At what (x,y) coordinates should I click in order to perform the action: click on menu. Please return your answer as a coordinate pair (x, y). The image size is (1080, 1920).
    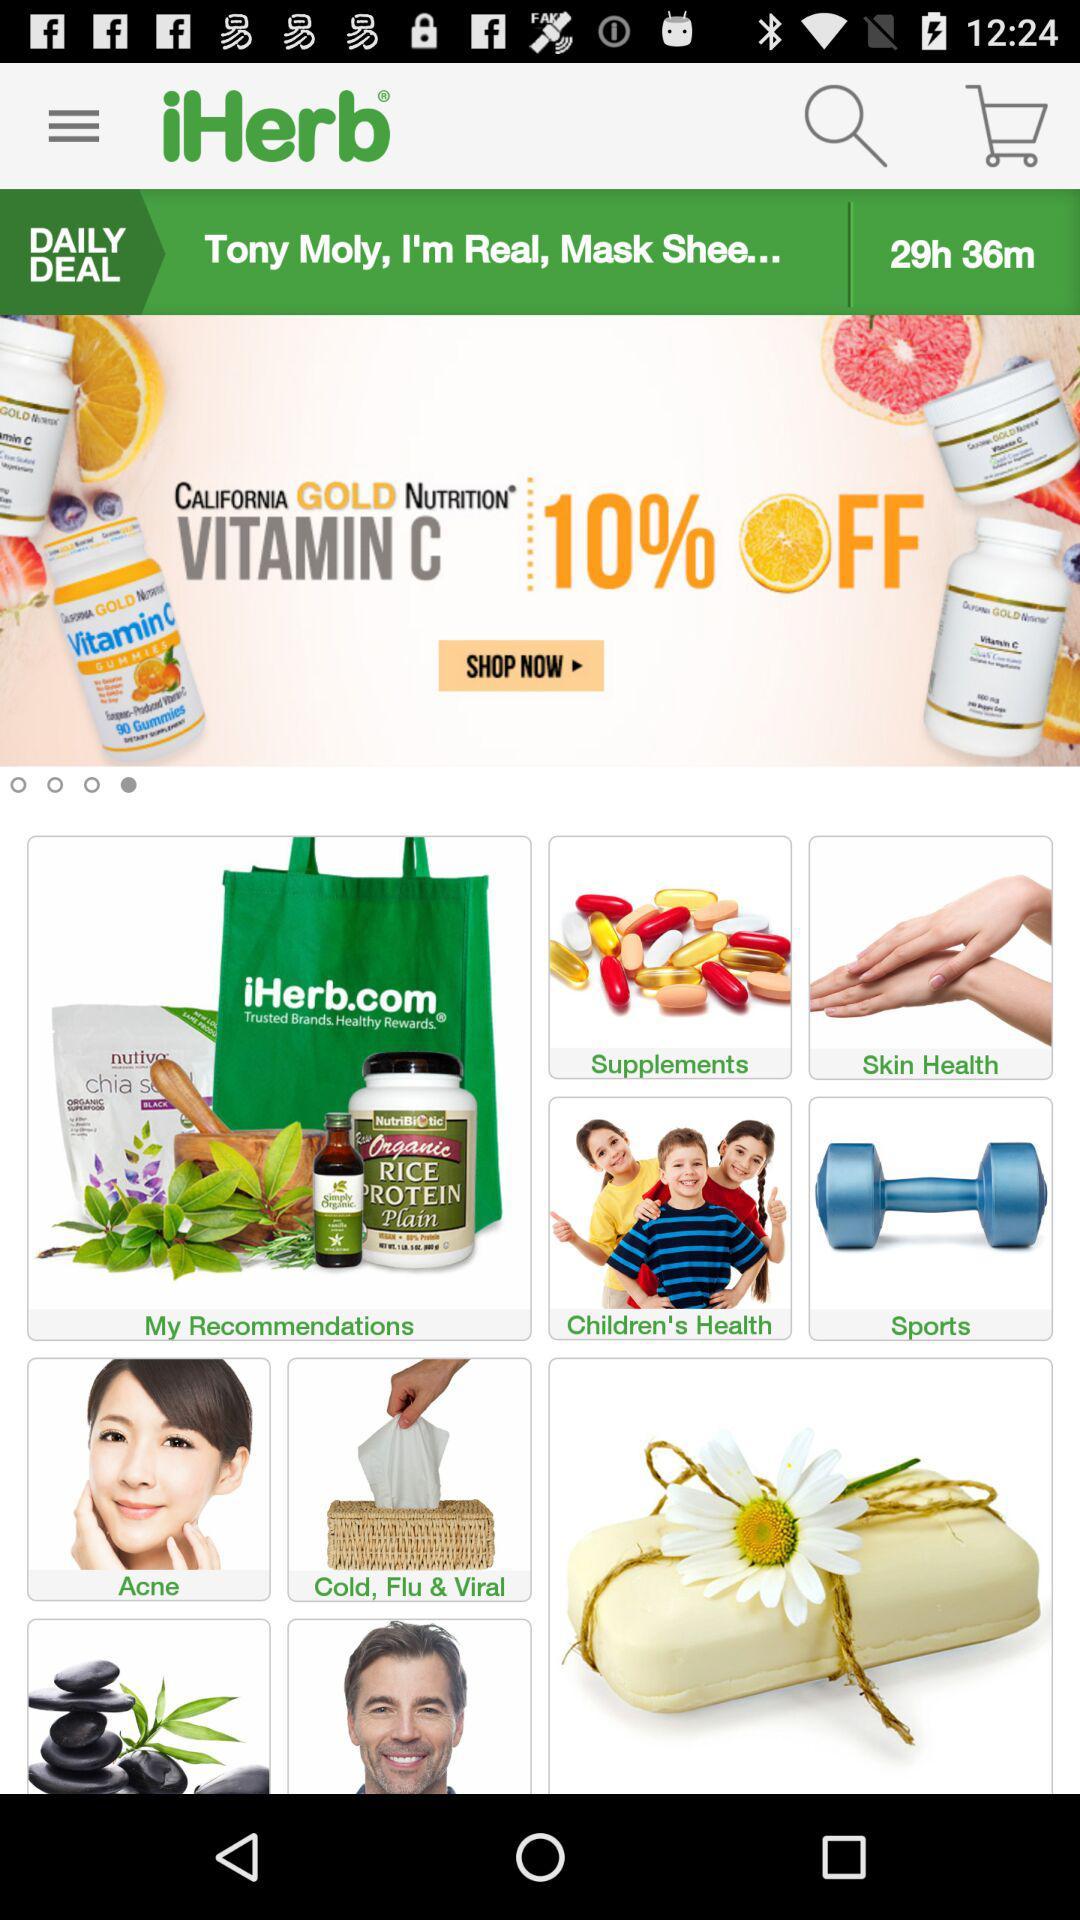
    Looking at the image, I should click on (72, 124).